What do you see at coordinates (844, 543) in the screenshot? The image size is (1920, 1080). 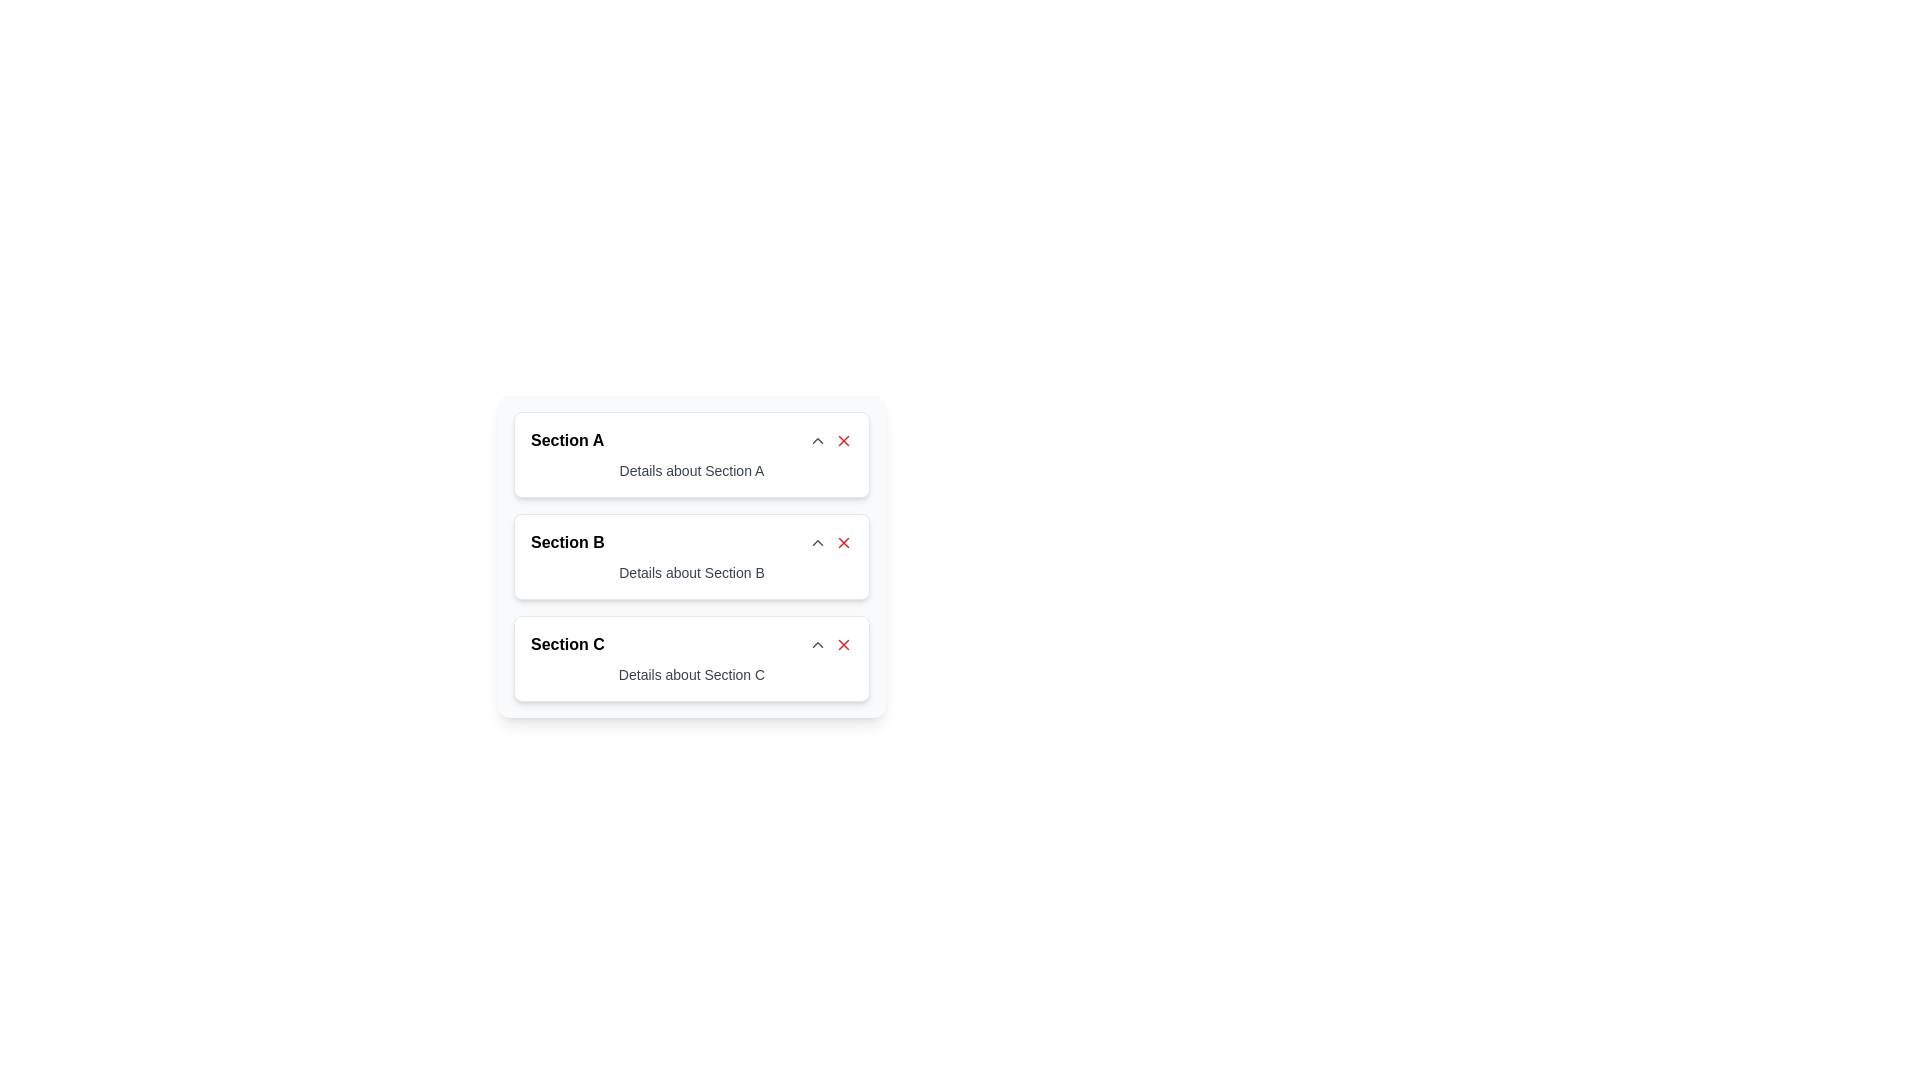 I see `the button located in the top-right corner of the 'Section B' box` at bounding box center [844, 543].